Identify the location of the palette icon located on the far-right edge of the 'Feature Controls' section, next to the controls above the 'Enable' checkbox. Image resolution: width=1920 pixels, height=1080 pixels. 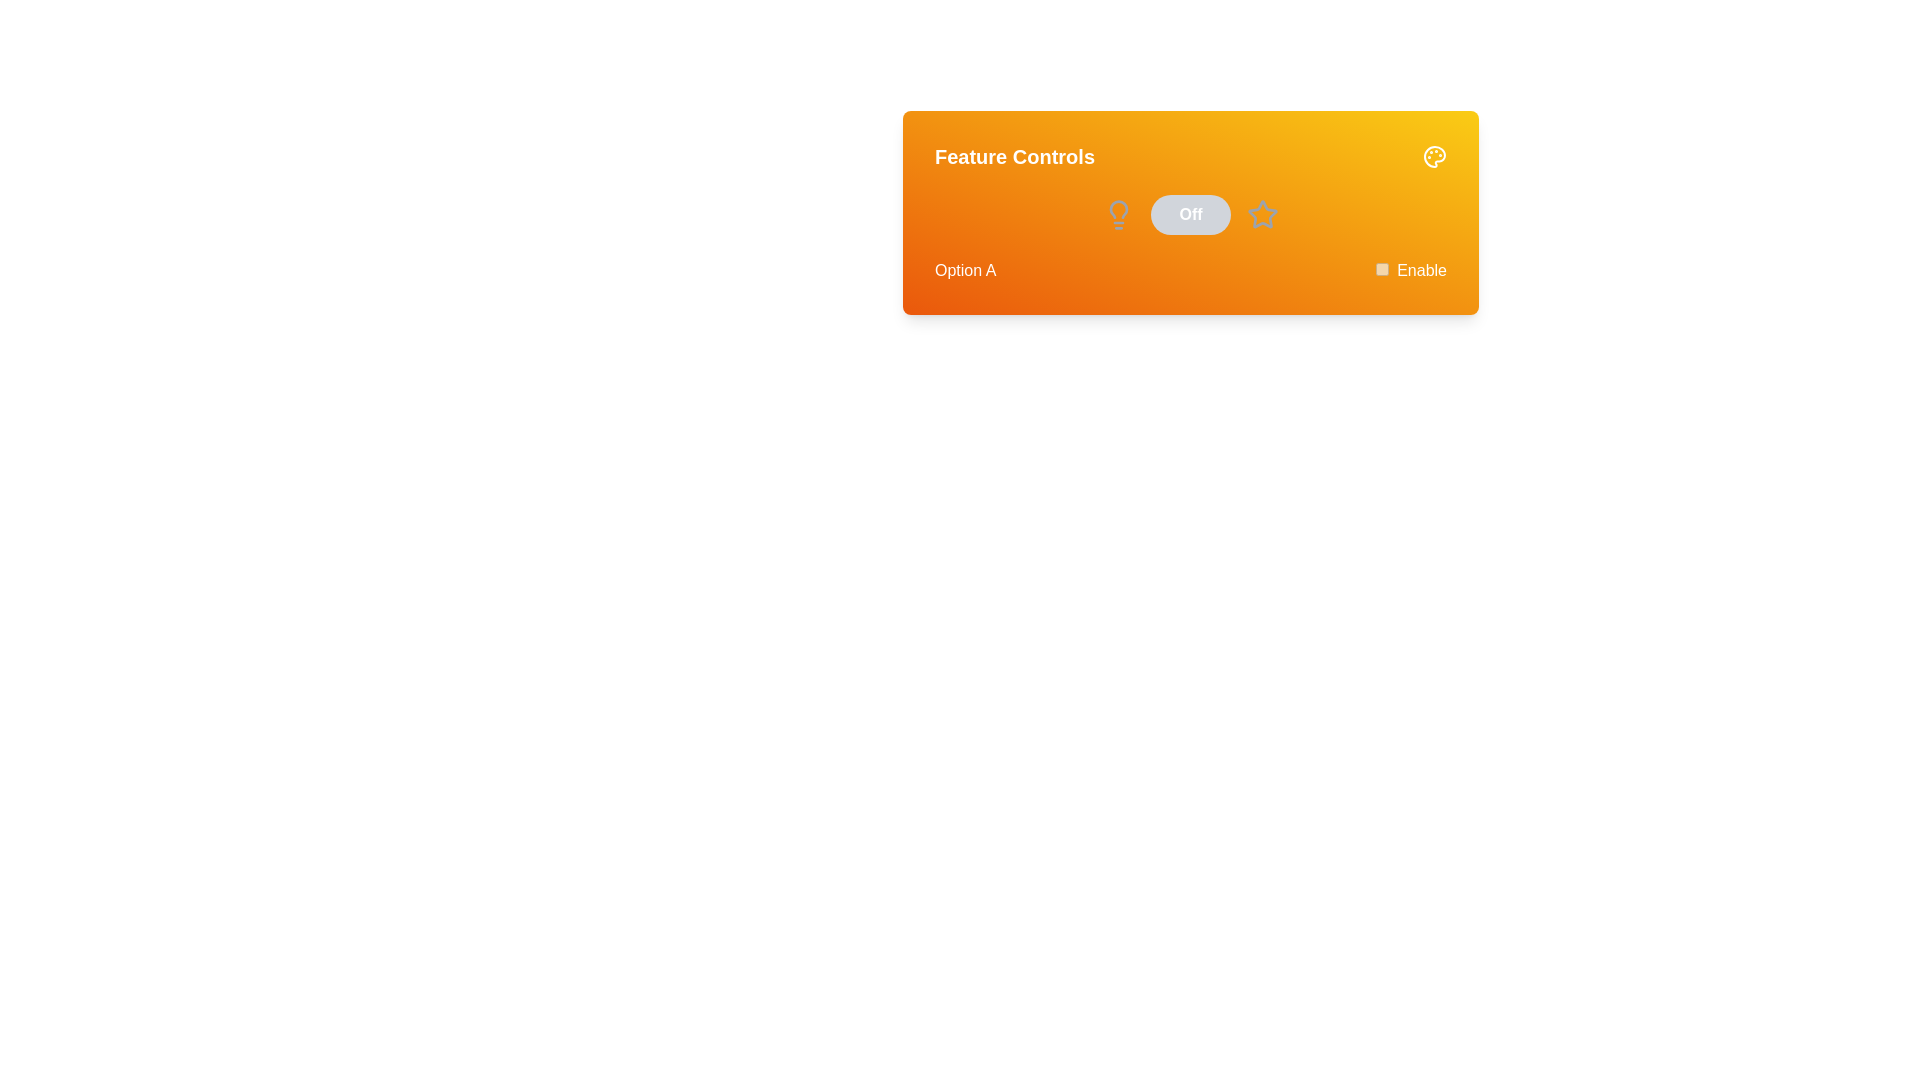
(1434, 156).